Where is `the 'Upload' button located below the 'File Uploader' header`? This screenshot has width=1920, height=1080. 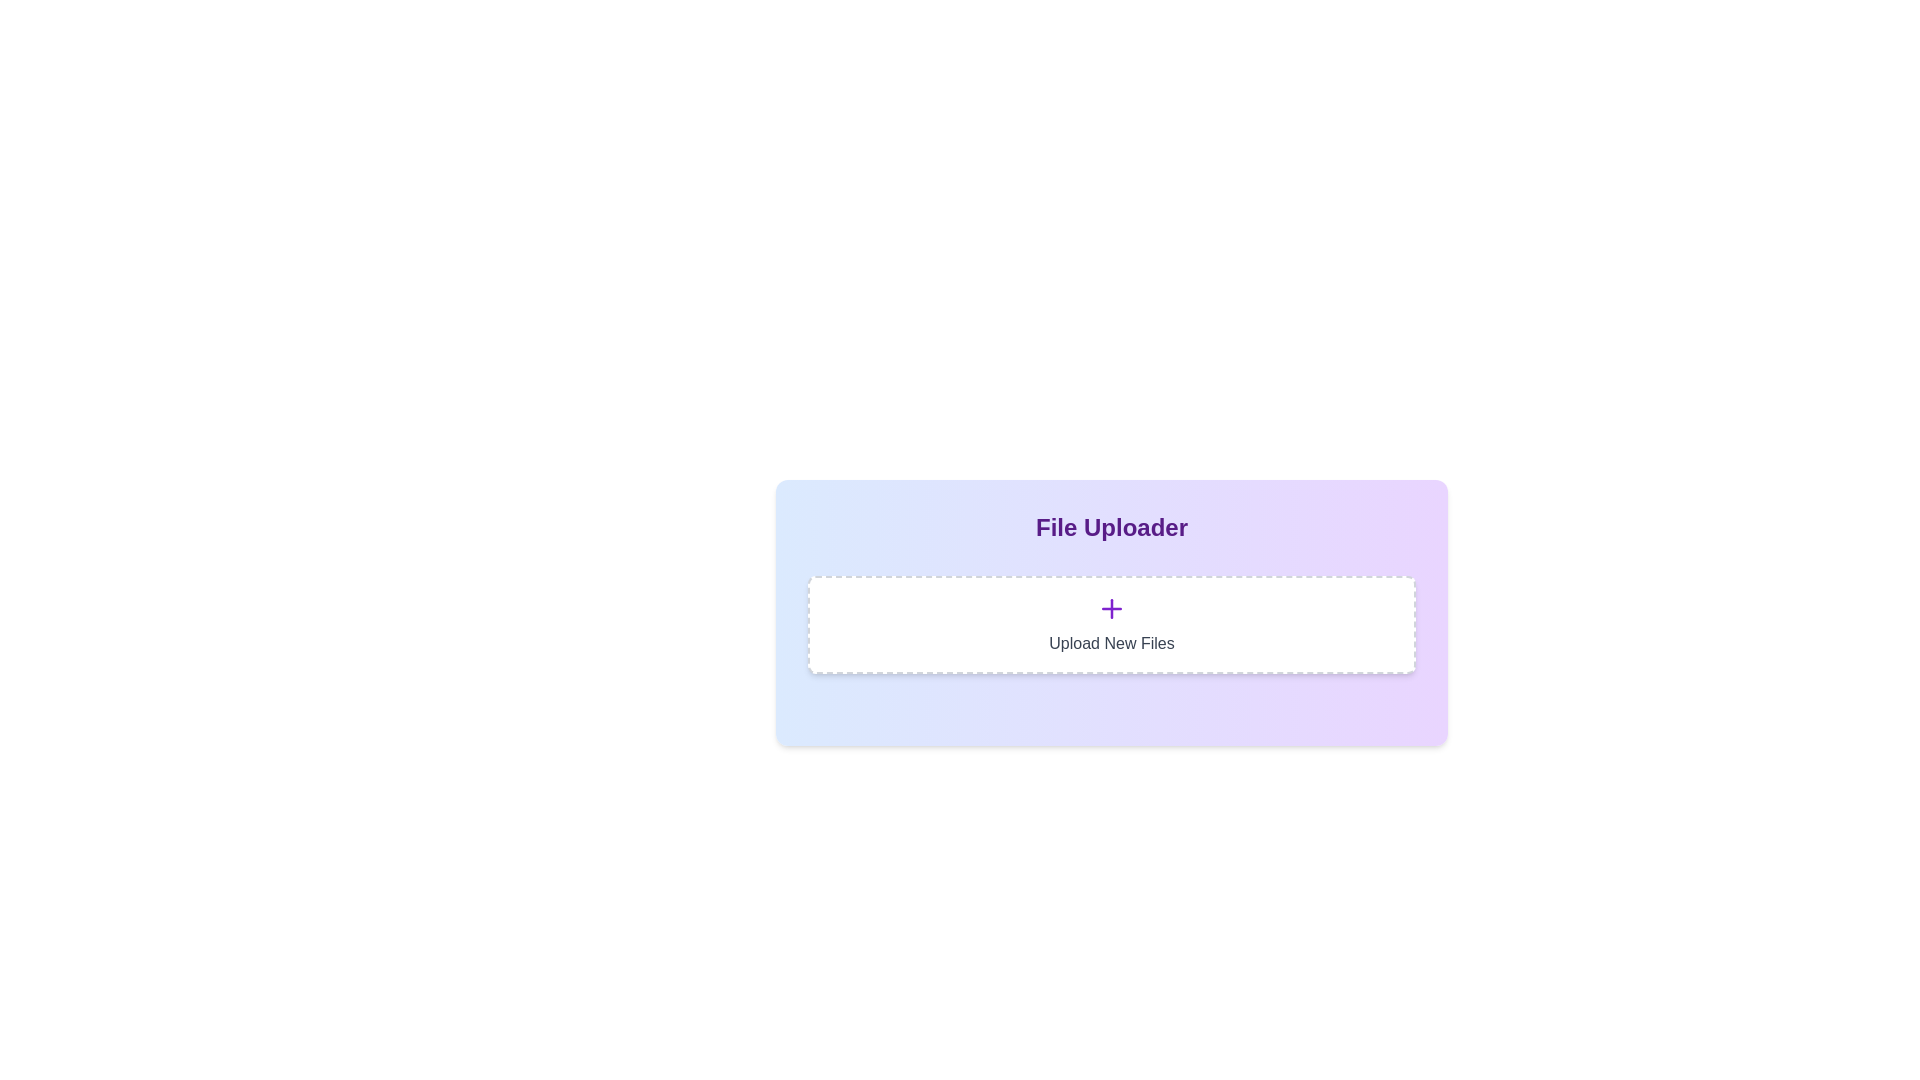
the 'Upload' button located below the 'File Uploader' header is located at coordinates (1111, 623).